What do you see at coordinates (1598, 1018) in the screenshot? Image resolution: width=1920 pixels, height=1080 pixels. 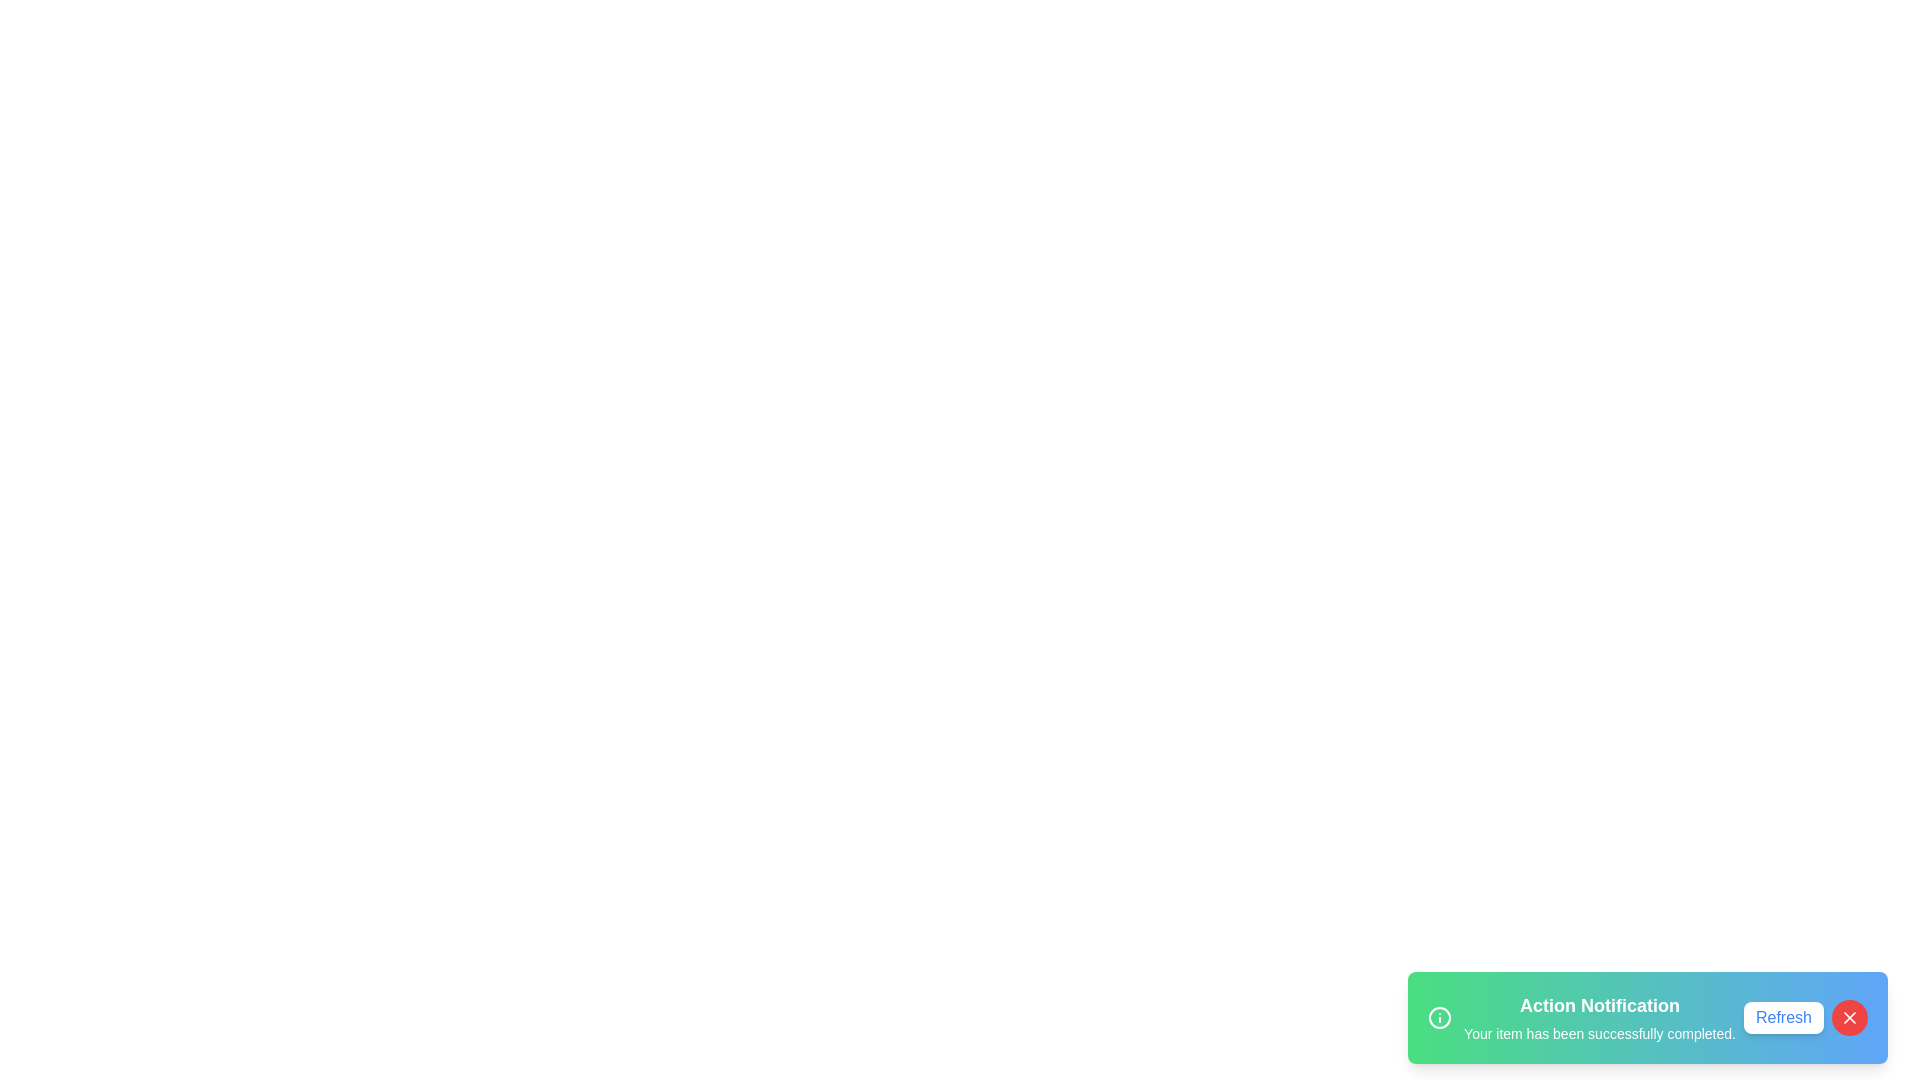 I see `the text within the snackbar to select it` at bounding box center [1598, 1018].